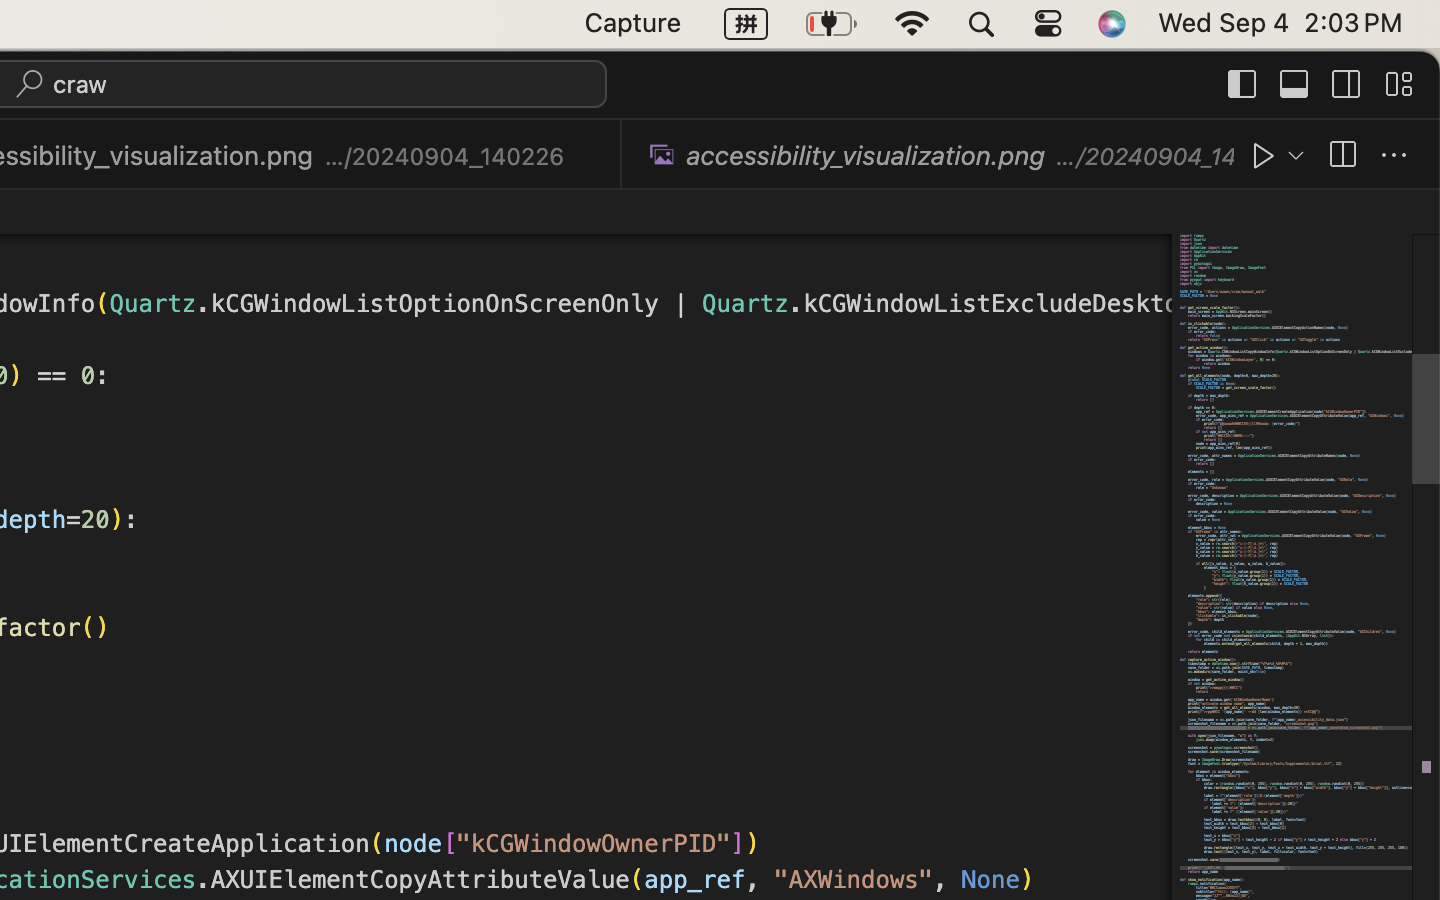  I want to click on '', so click(1345, 82).